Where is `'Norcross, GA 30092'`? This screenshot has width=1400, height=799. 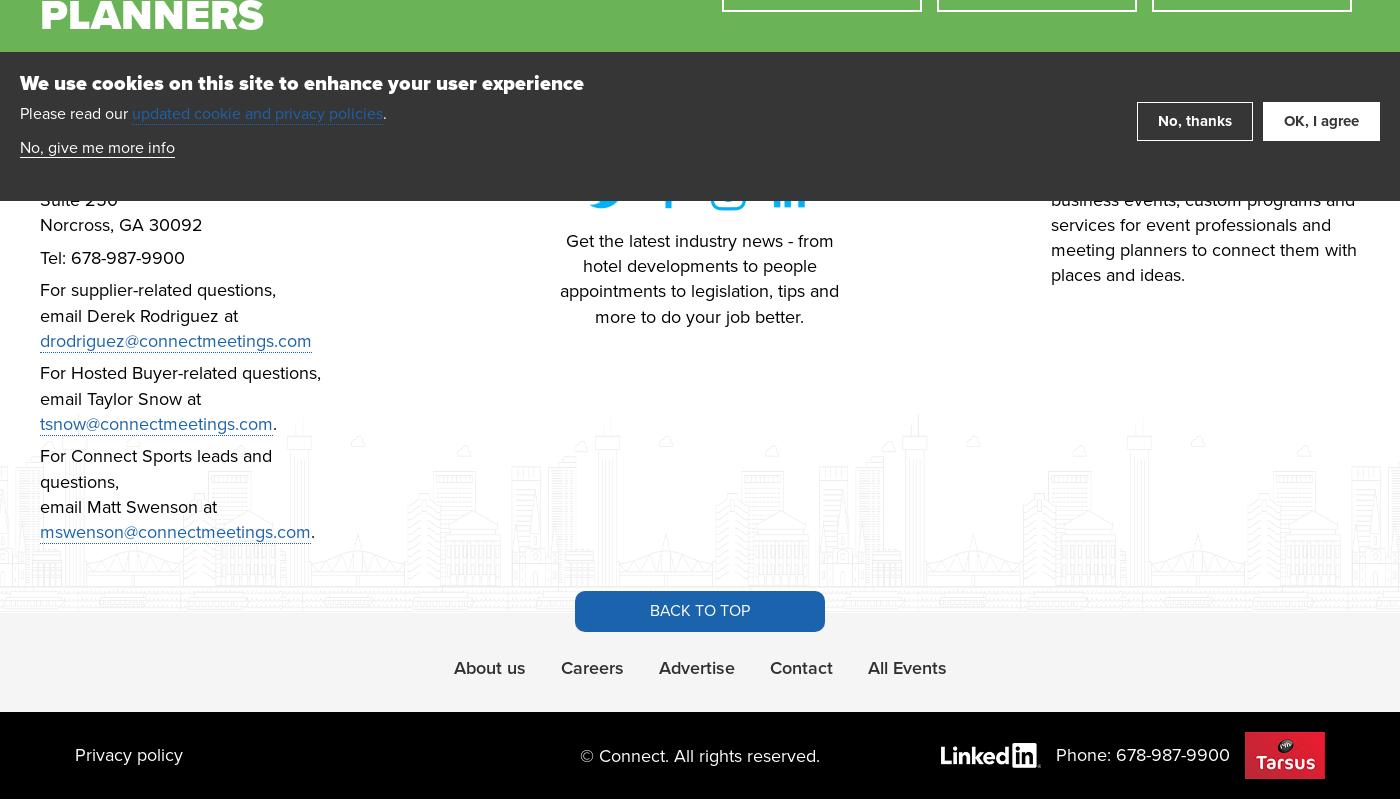
'Norcross, GA 30092' is located at coordinates (40, 223).